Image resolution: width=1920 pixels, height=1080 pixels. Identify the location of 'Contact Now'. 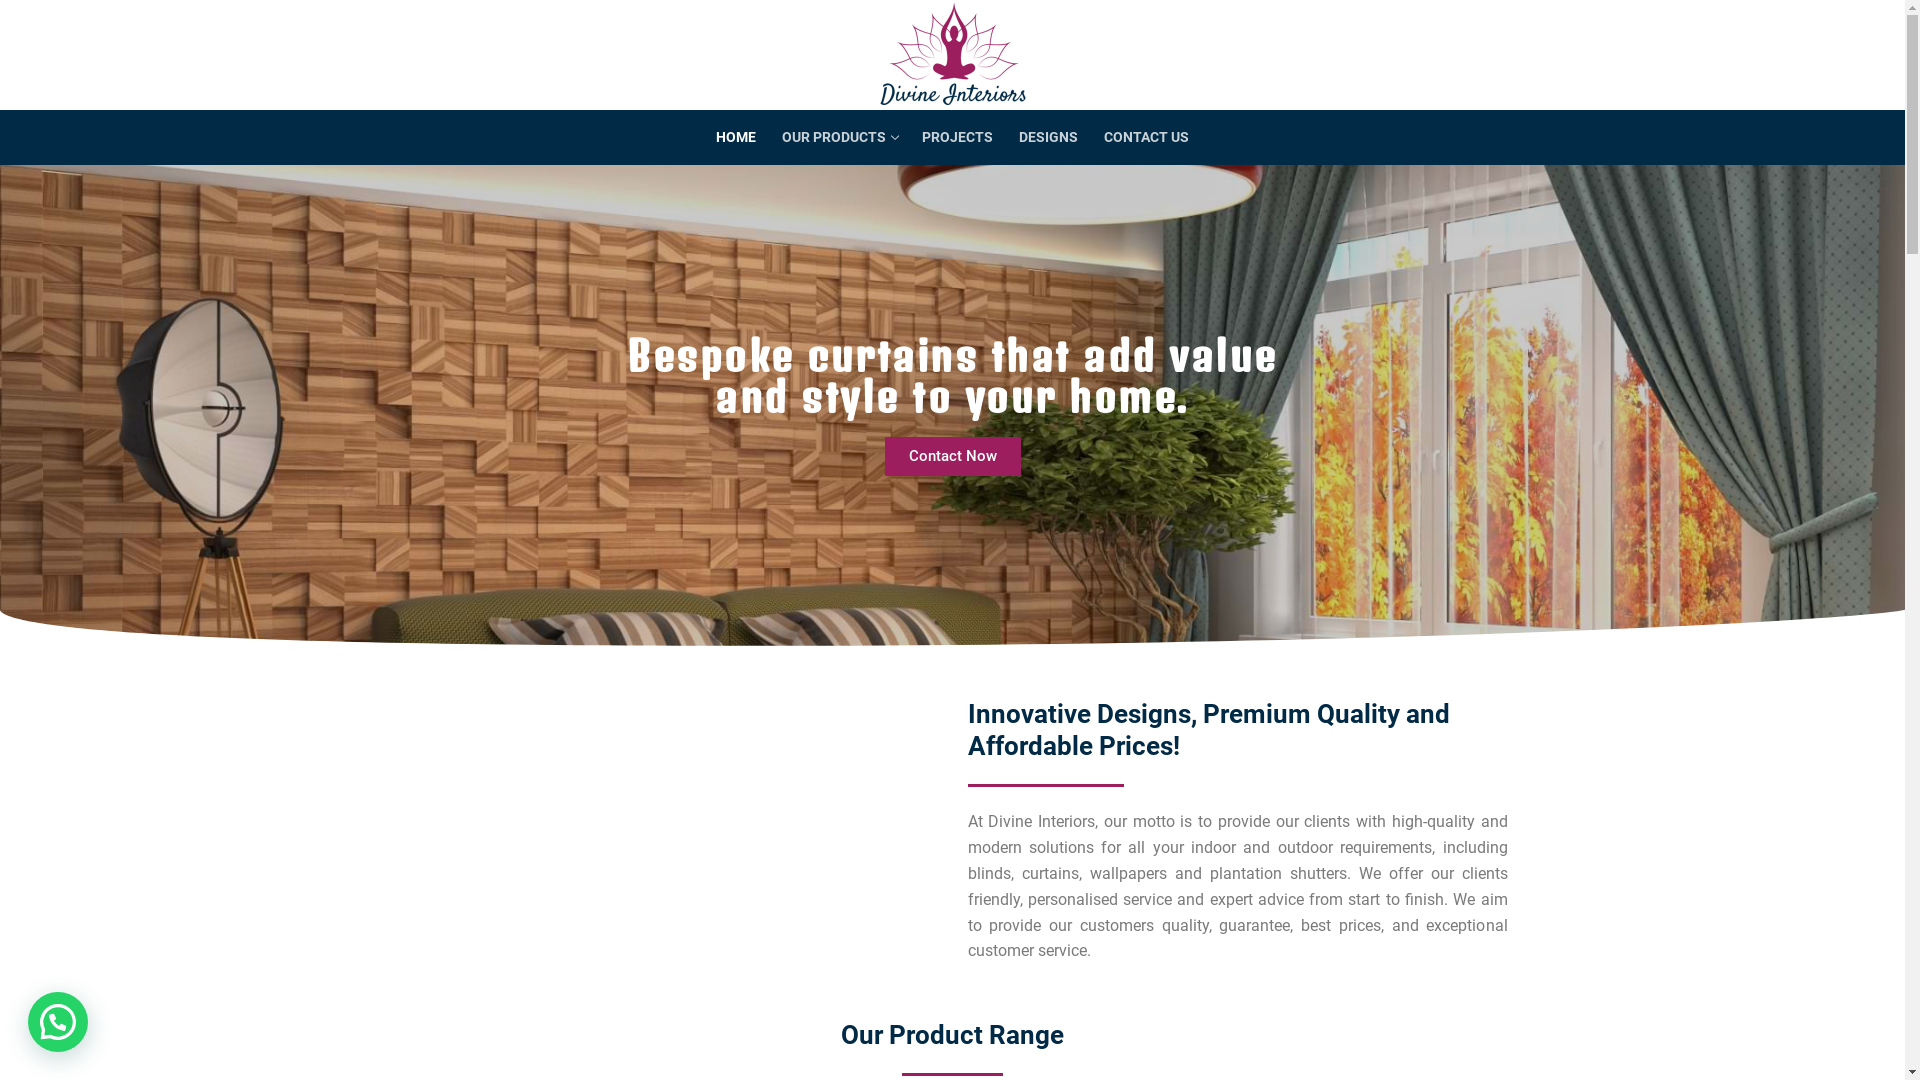
(950, 456).